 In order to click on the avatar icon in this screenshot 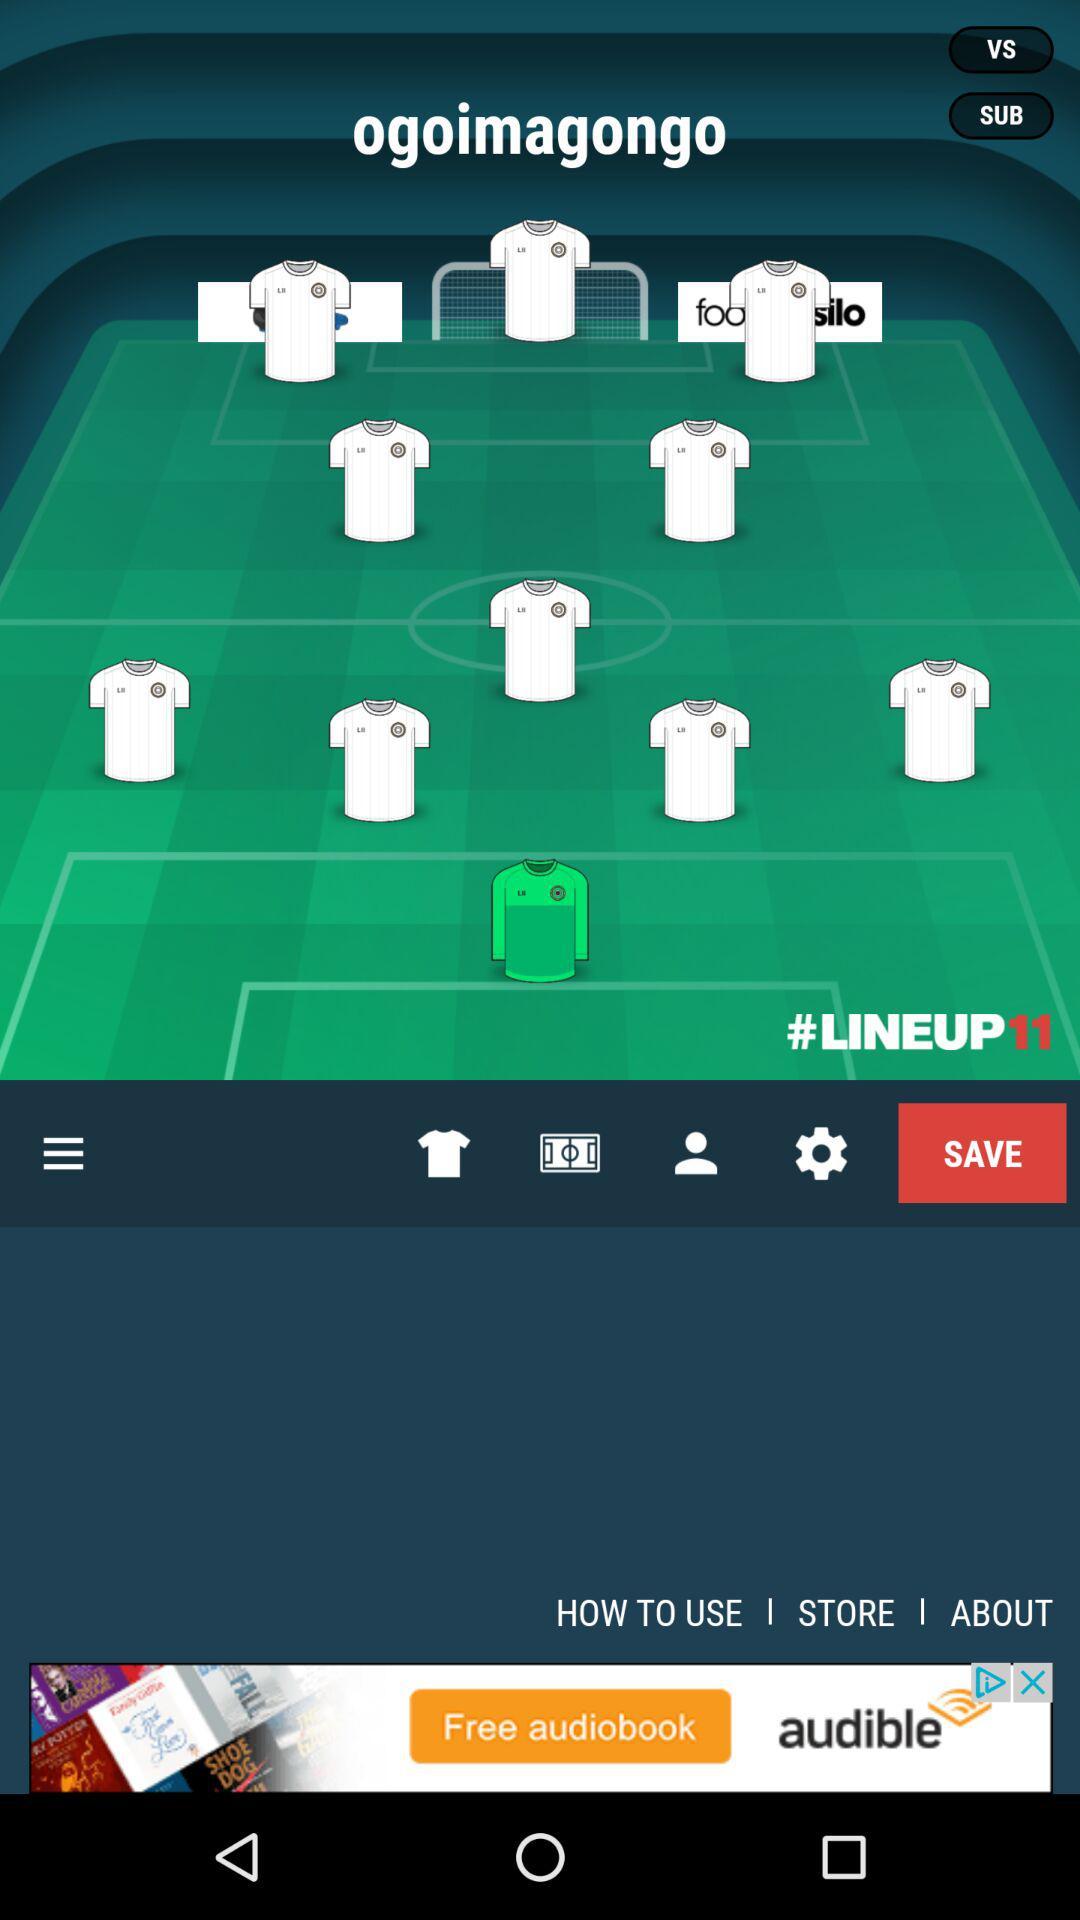, I will do `click(694, 1153)`.